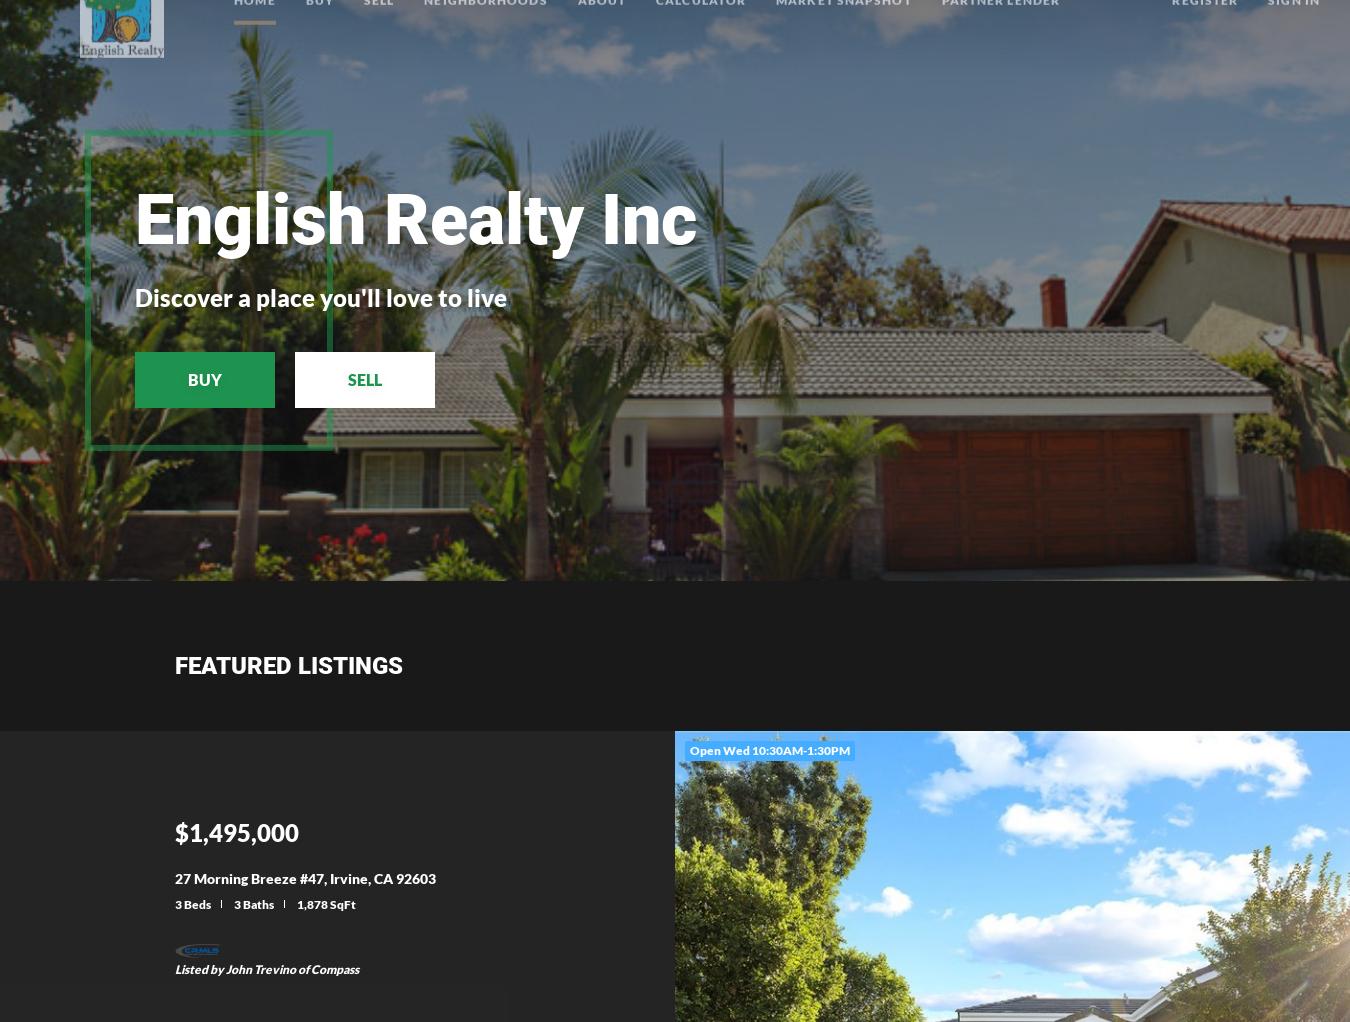  I want to click on '3 Baths', so click(252, 902).